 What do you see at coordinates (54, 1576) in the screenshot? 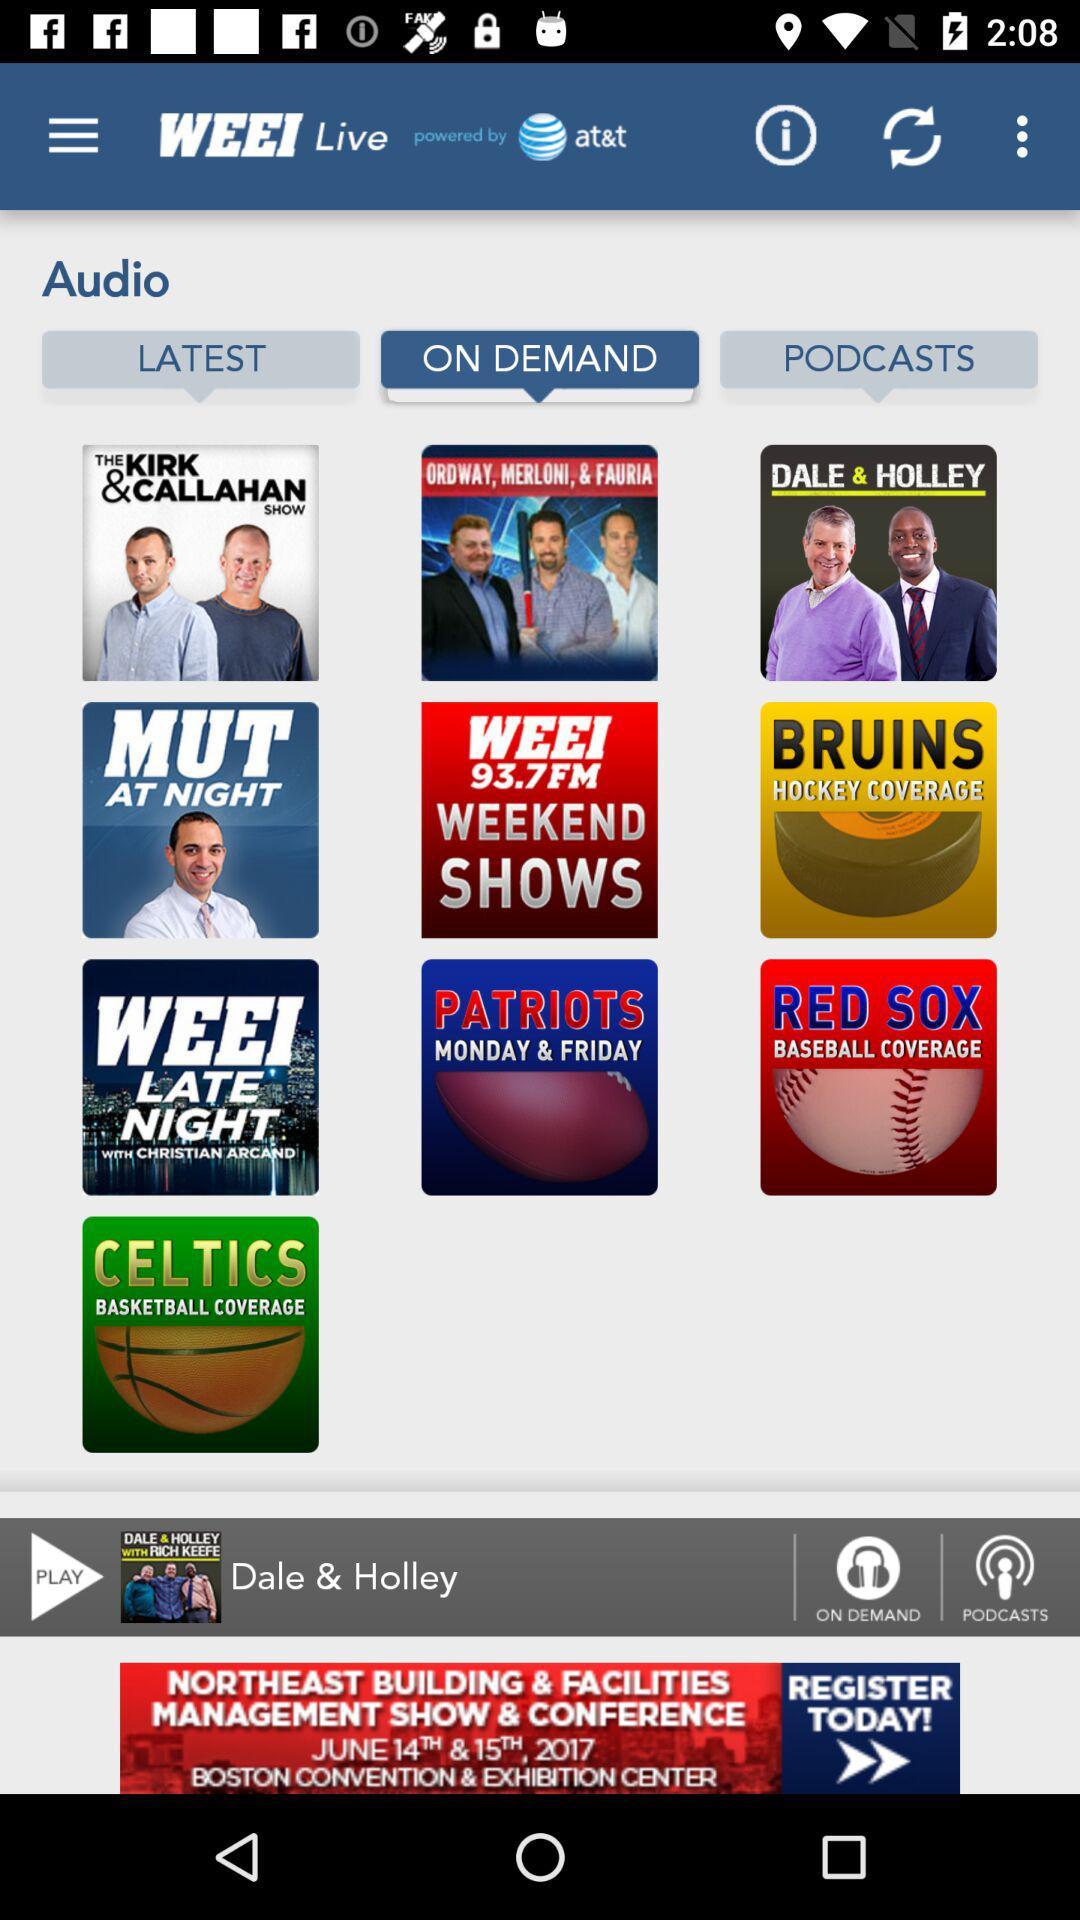
I see `the play icon` at bounding box center [54, 1576].